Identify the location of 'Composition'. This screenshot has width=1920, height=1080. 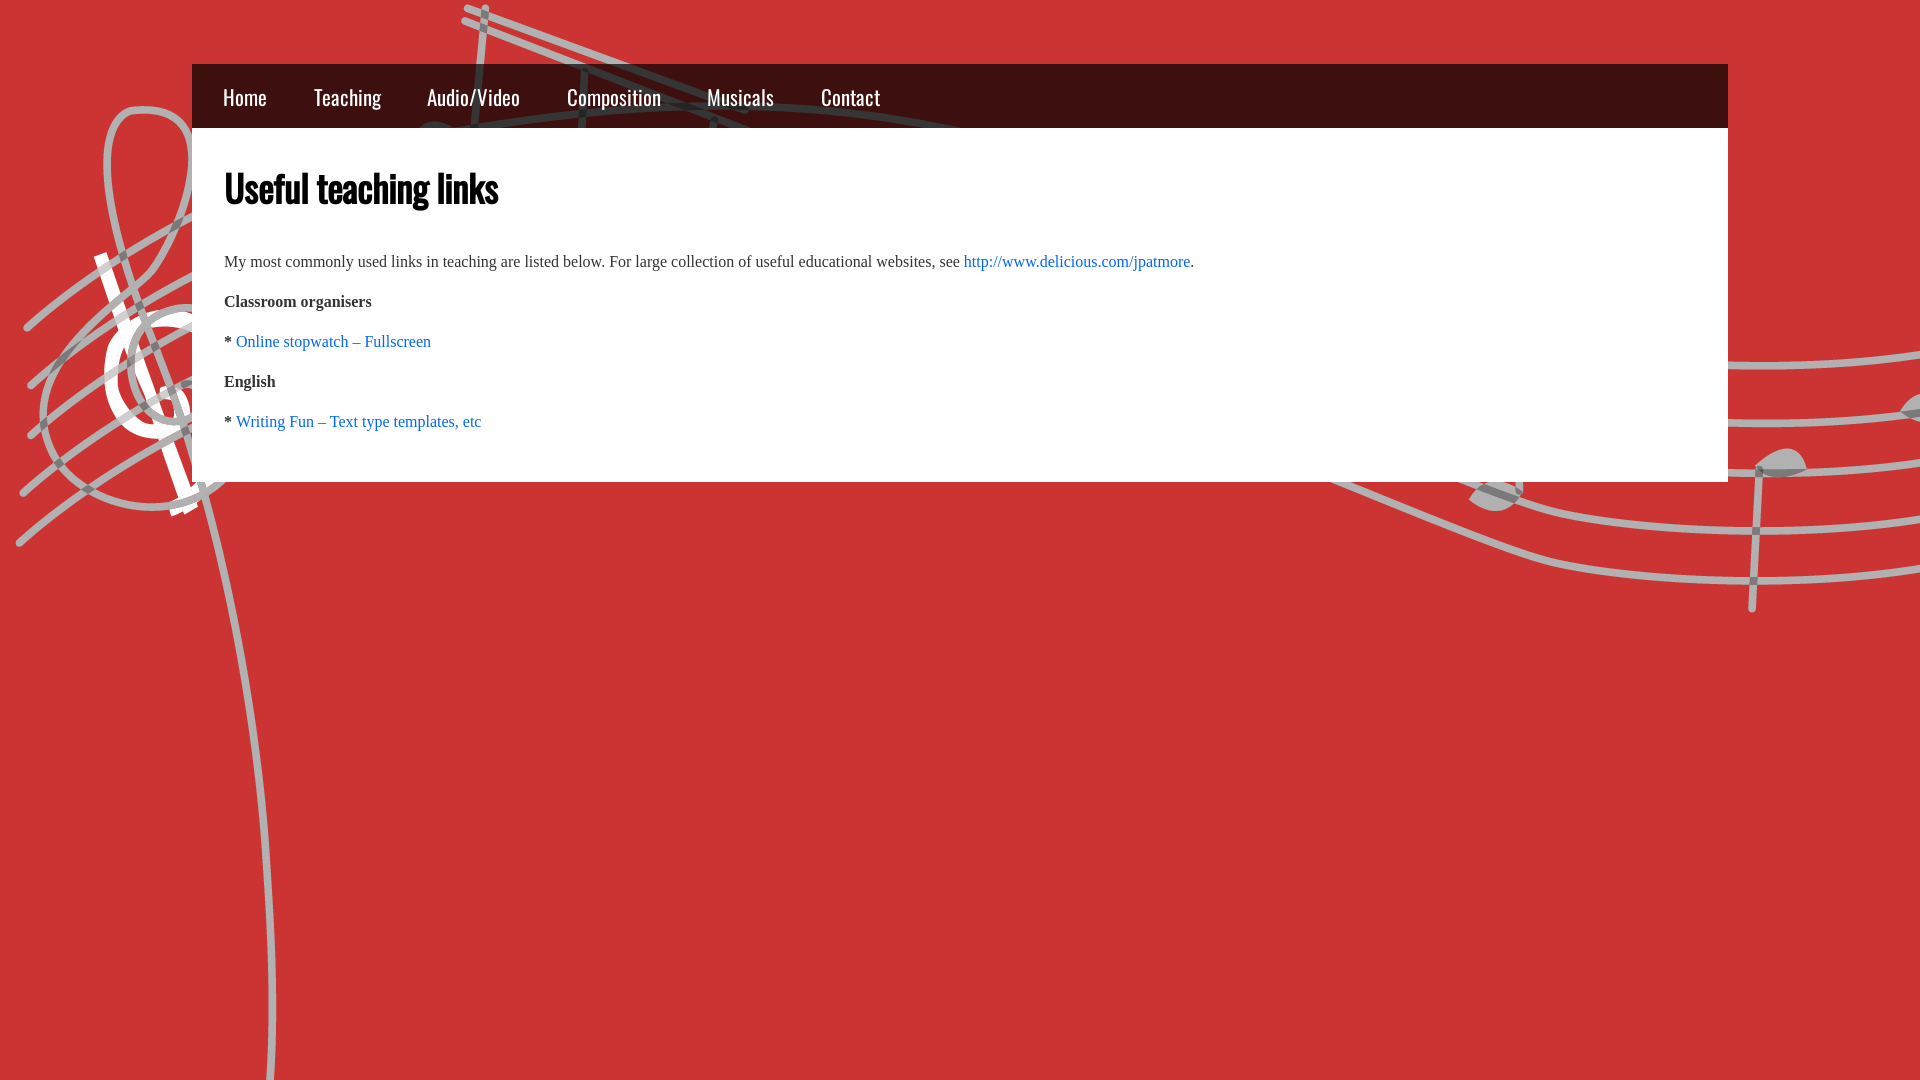
(613, 96).